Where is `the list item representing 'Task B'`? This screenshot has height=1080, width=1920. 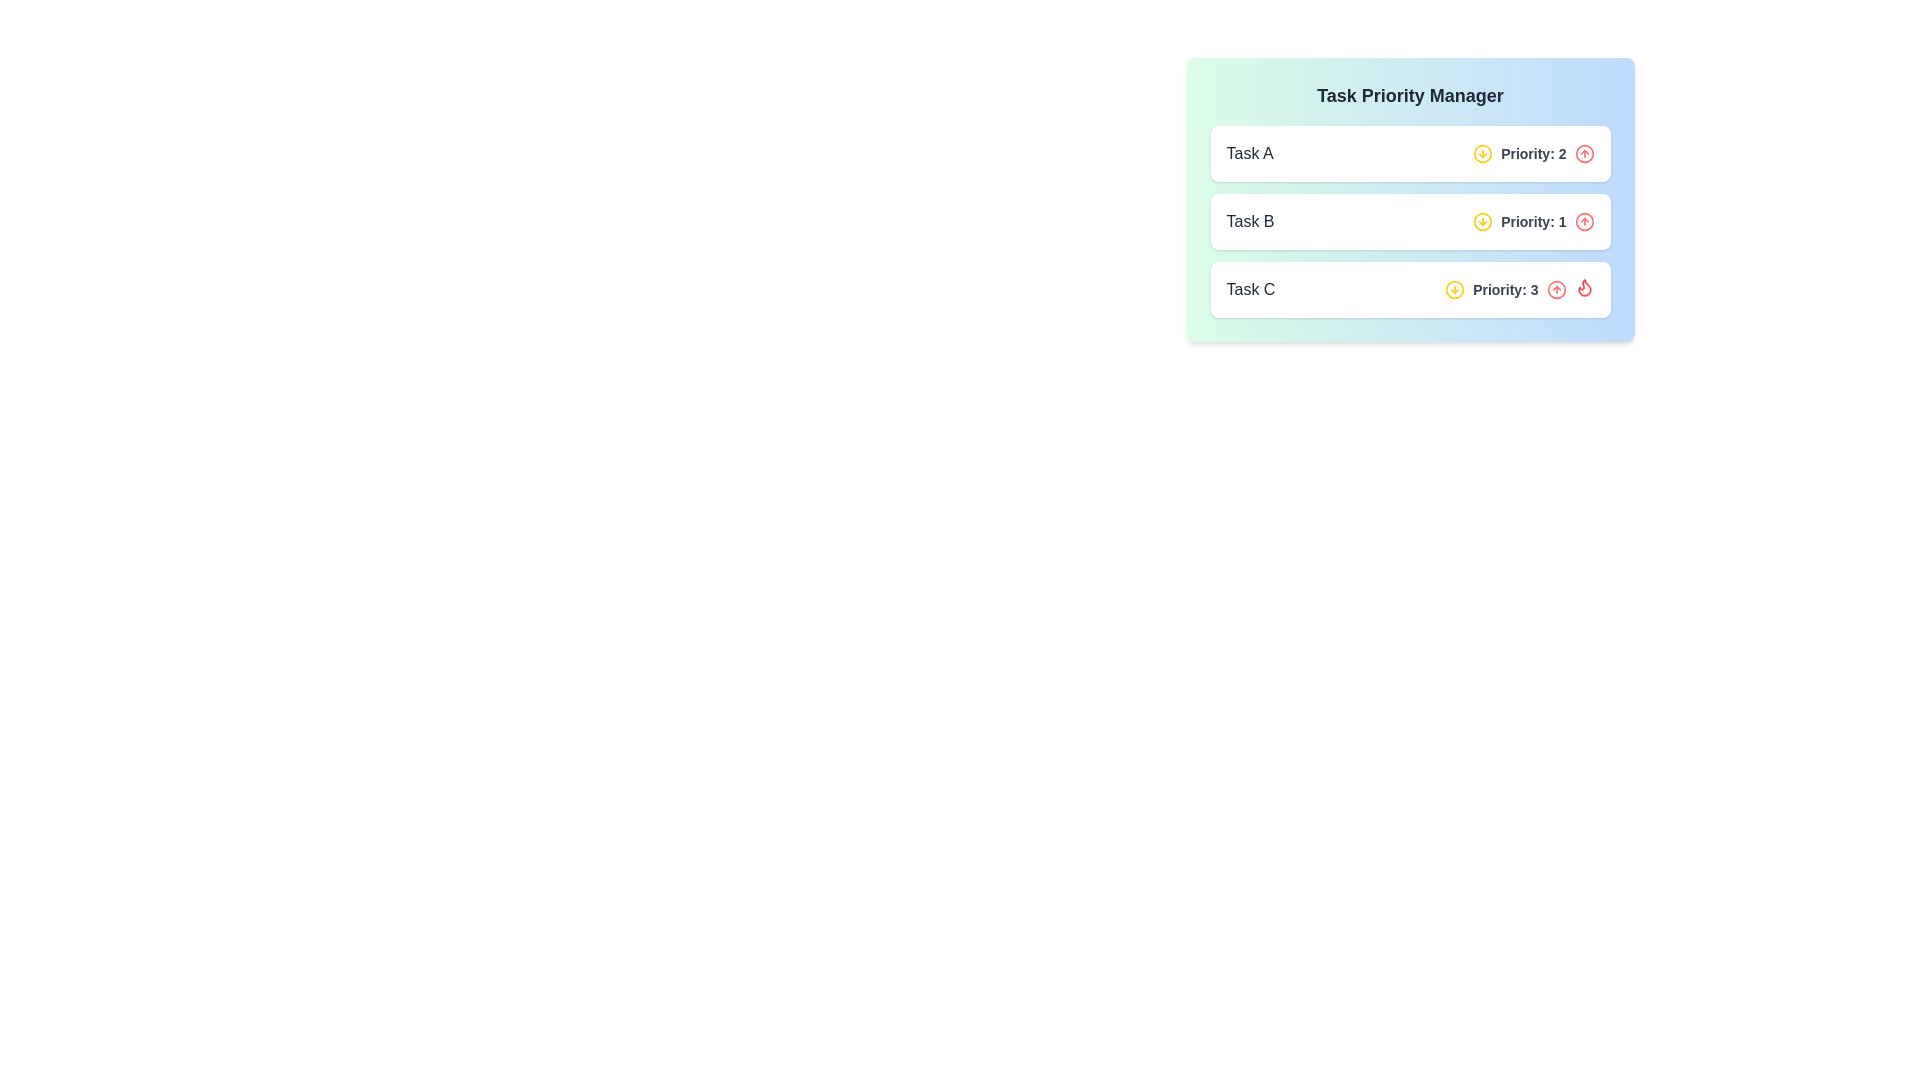
the list item representing 'Task B' is located at coordinates (1409, 222).